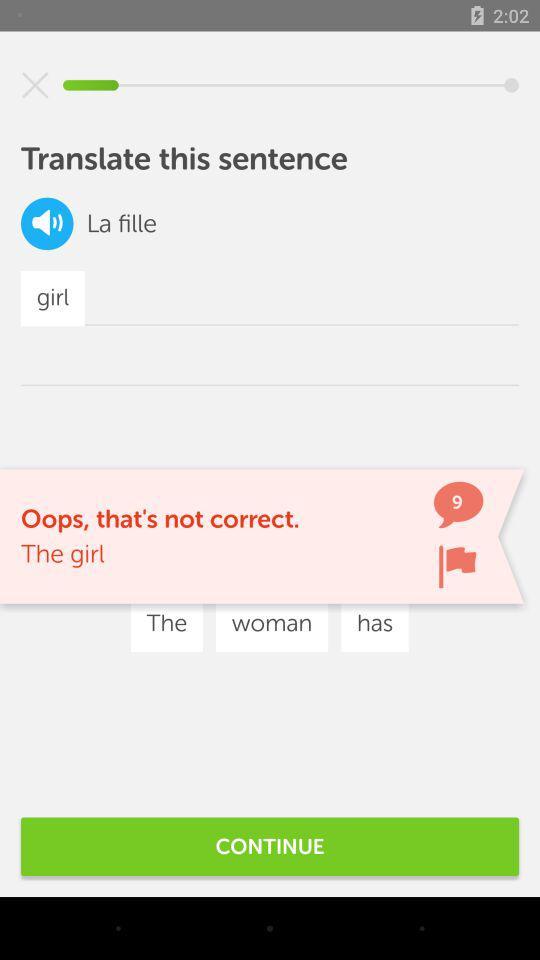  What do you see at coordinates (47, 223) in the screenshot?
I see `the volume icon` at bounding box center [47, 223].